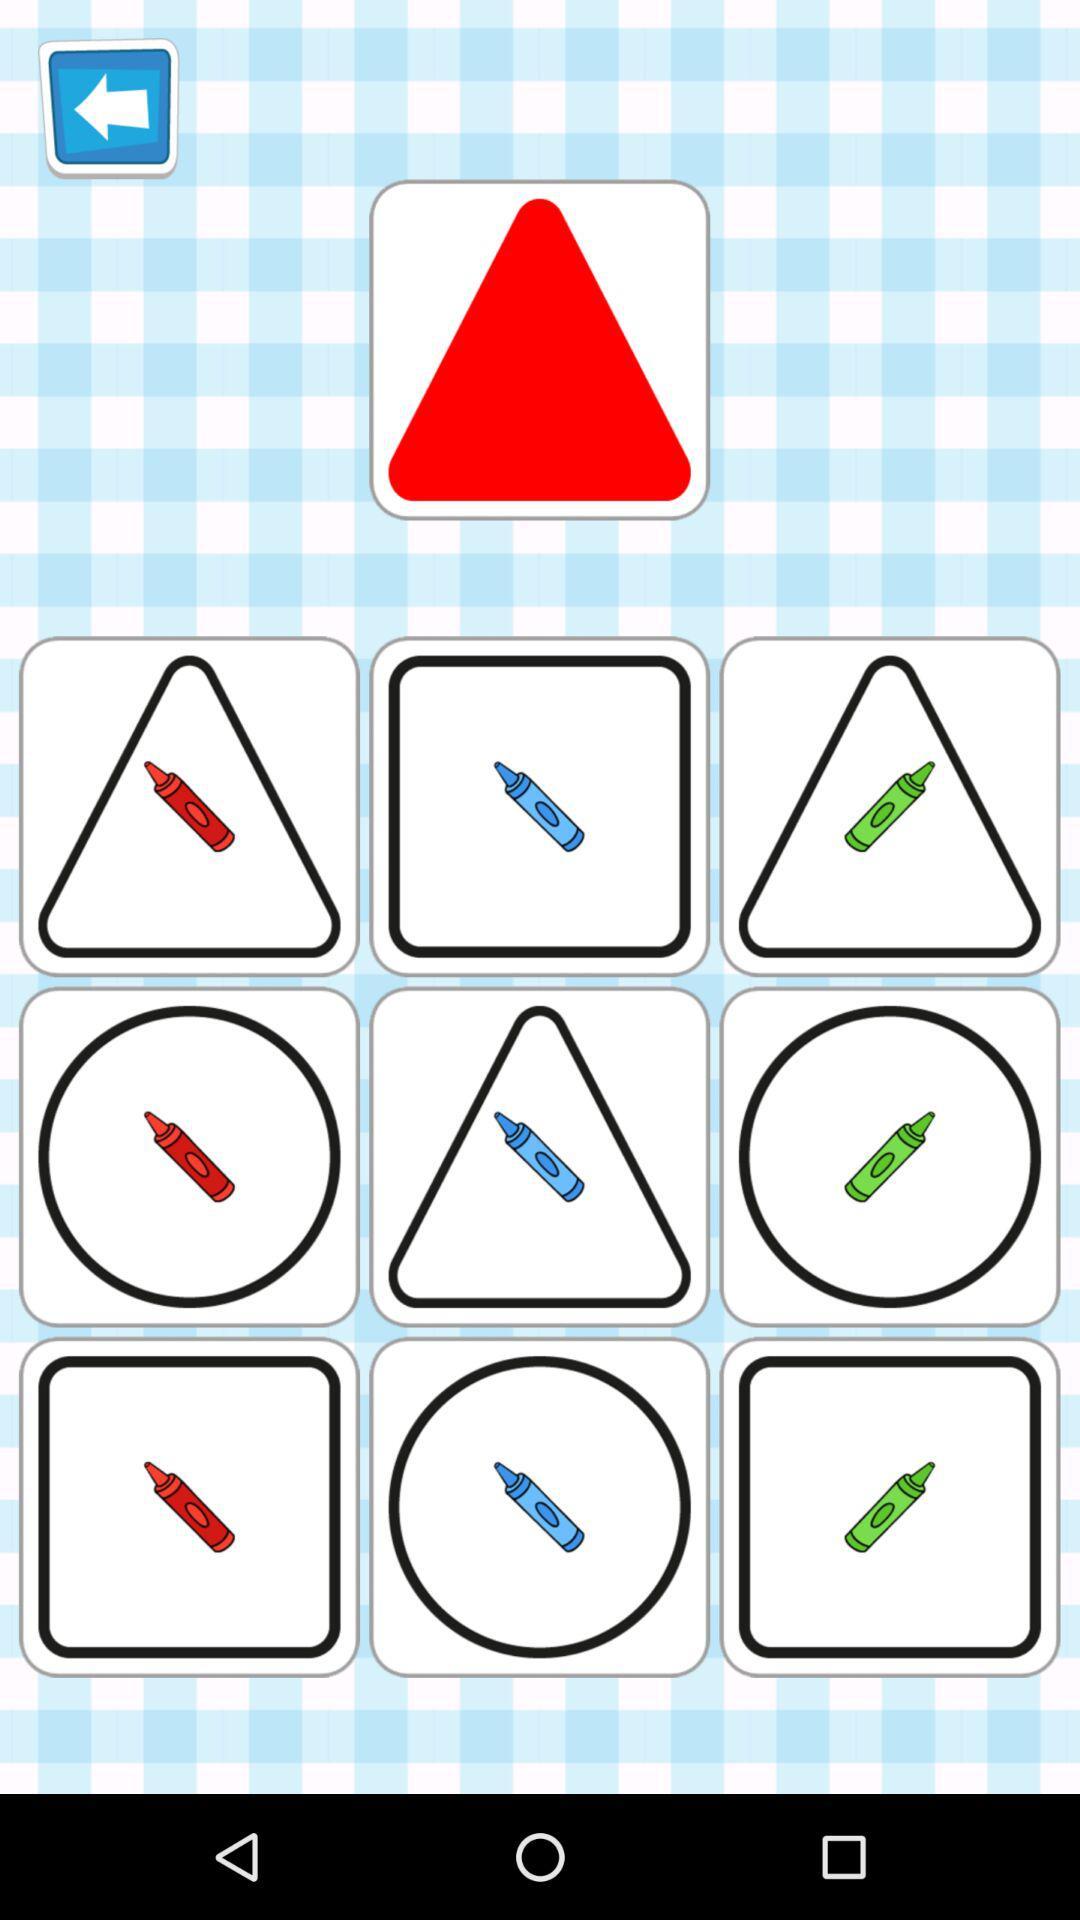  I want to click on the box which has blue crayon inside a circle, so click(538, 1507).